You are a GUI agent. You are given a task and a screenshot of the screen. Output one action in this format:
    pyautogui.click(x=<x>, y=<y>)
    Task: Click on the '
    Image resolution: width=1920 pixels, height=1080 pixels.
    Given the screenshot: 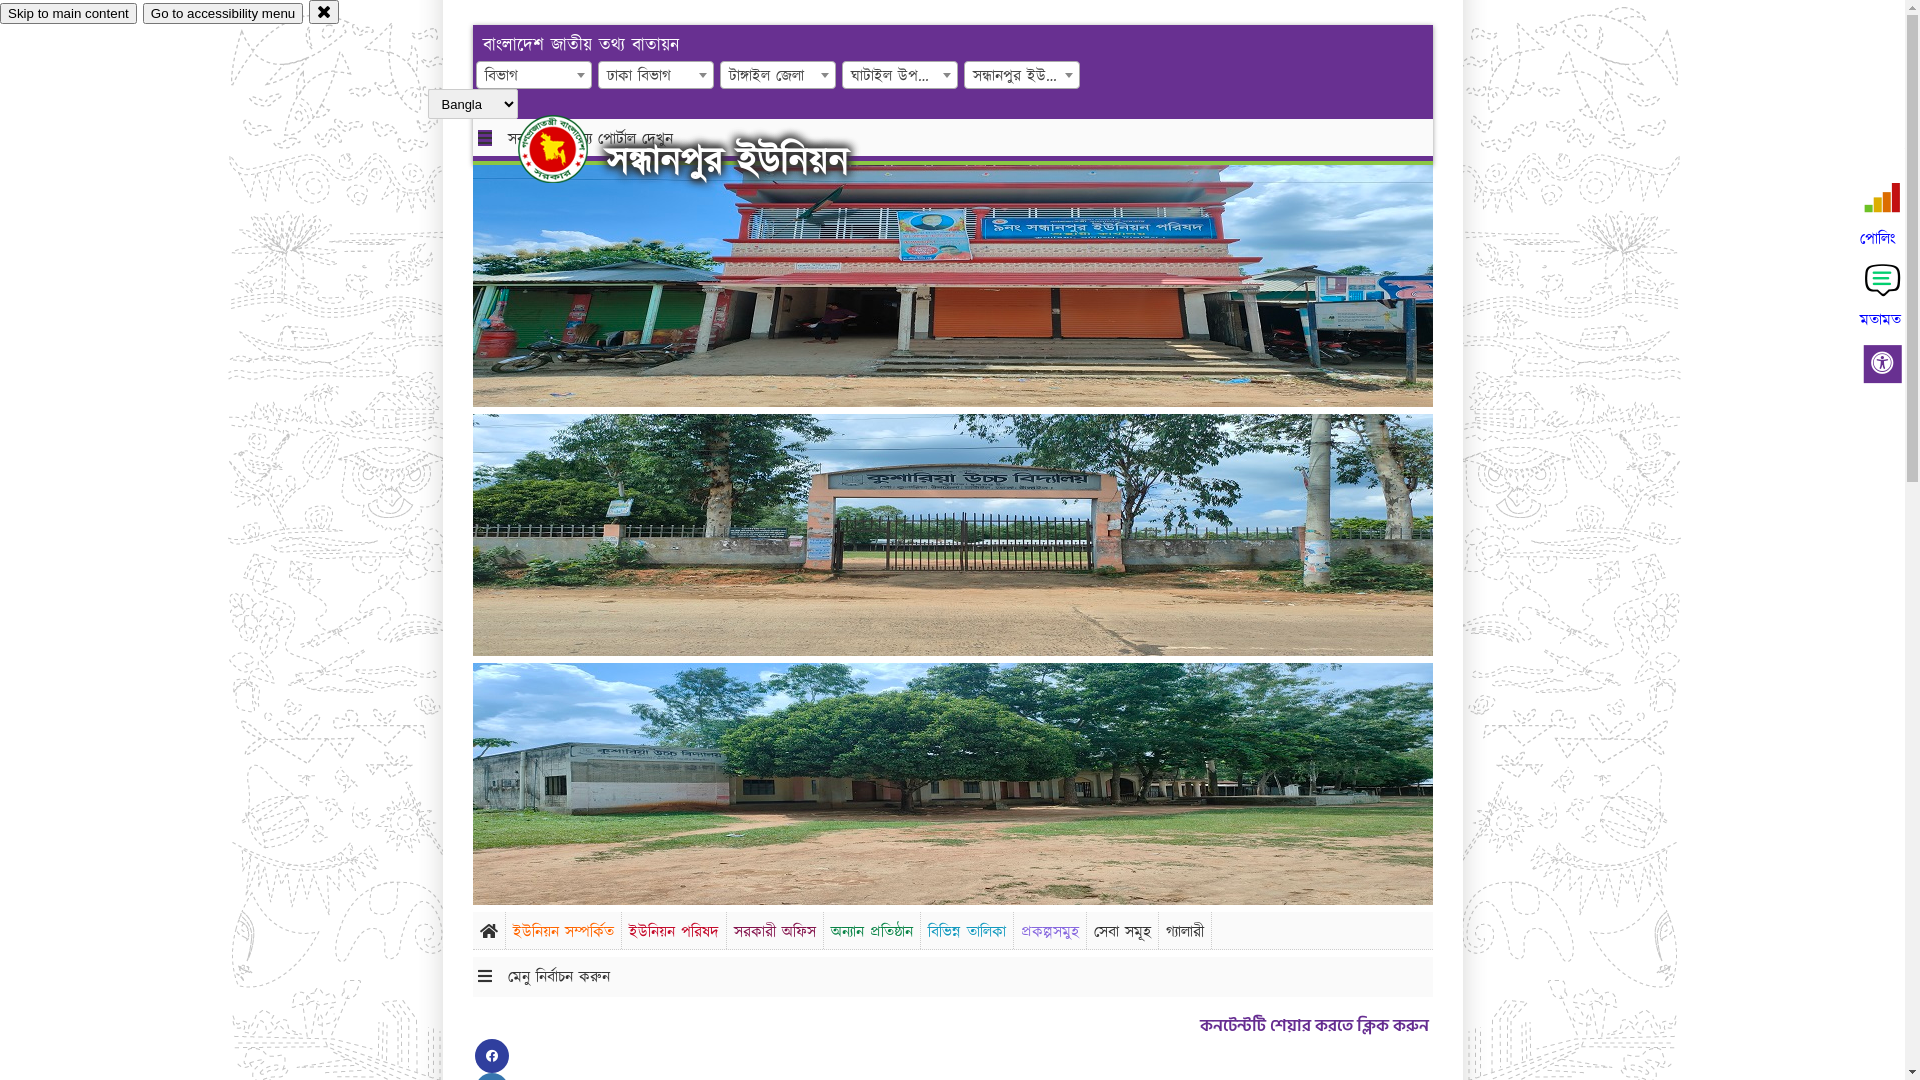 What is the action you would take?
    pyautogui.click(x=569, y=148)
    